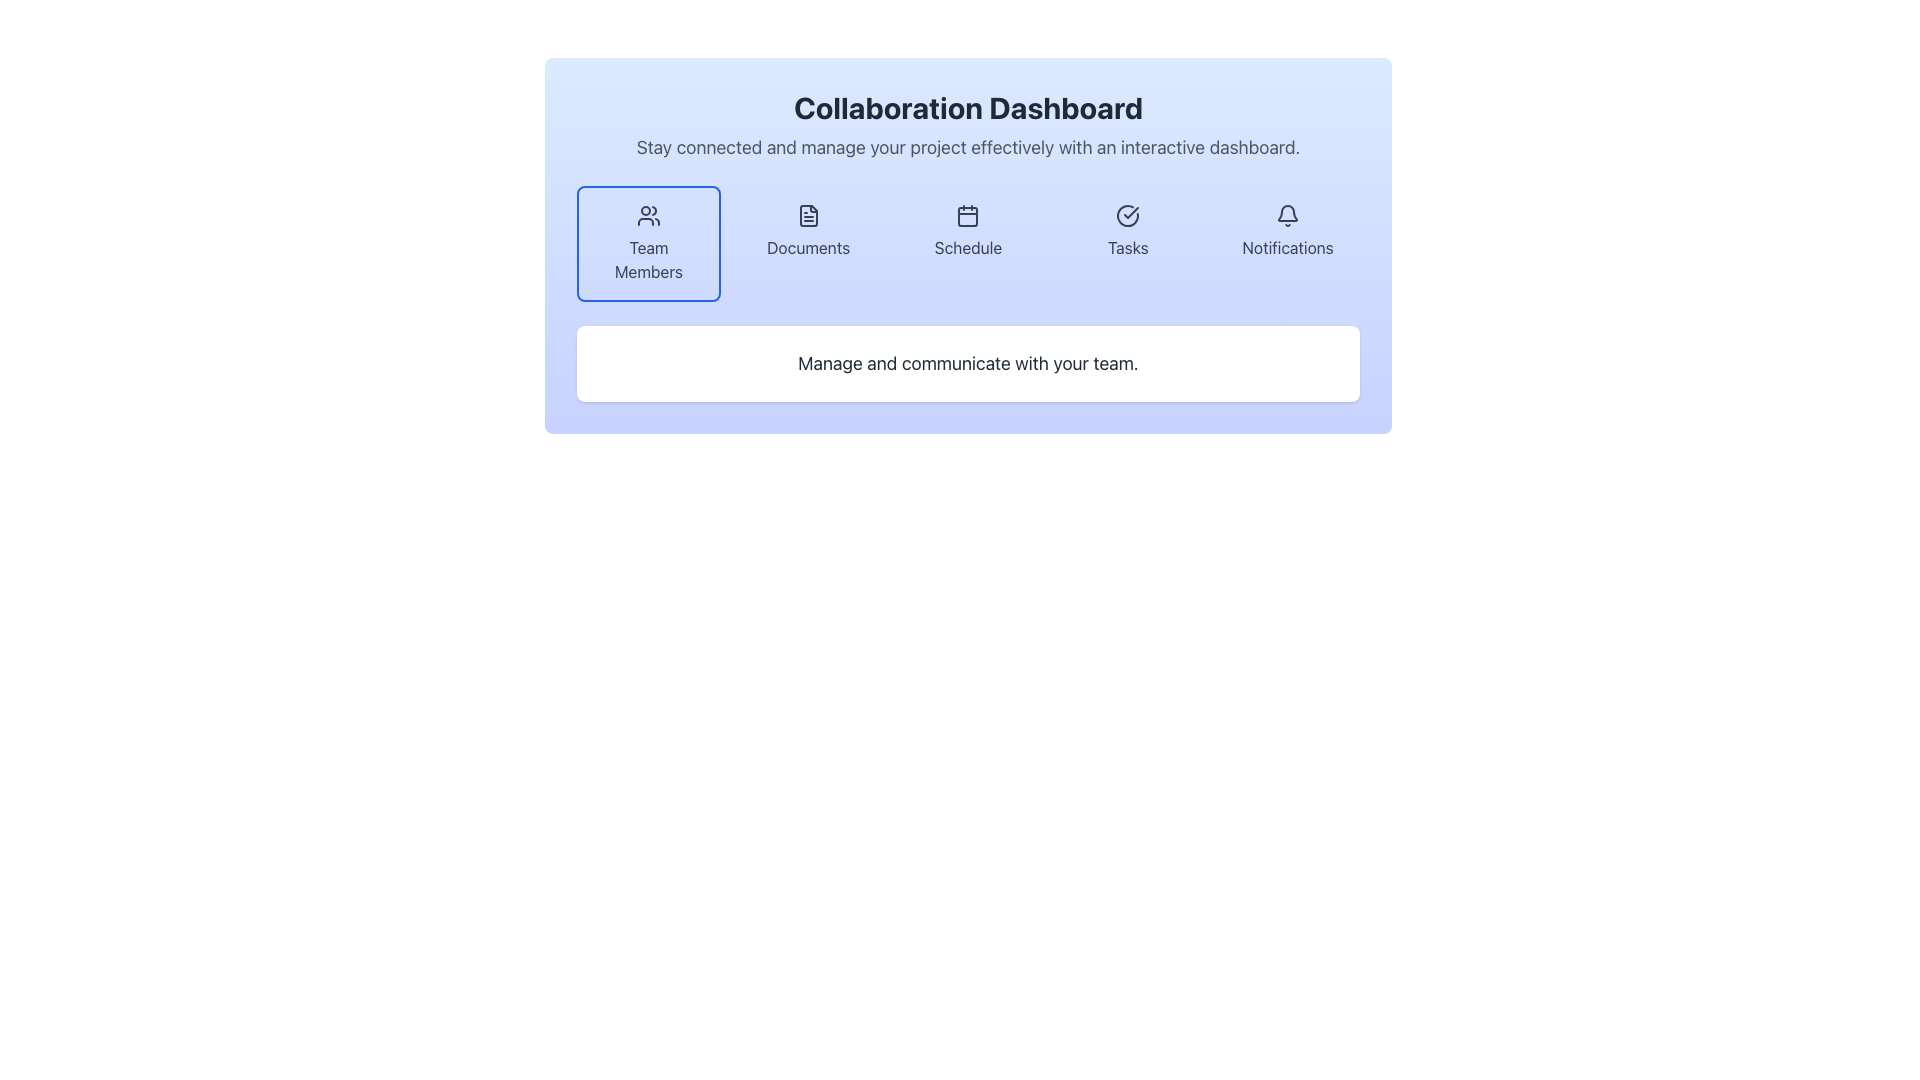 Image resolution: width=1920 pixels, height=1080 pixels. Describe the element at coordinates (648, 216) in the screenshot. I see `the 'Team Members' icon in the Collaboration Dashboard` at that location.